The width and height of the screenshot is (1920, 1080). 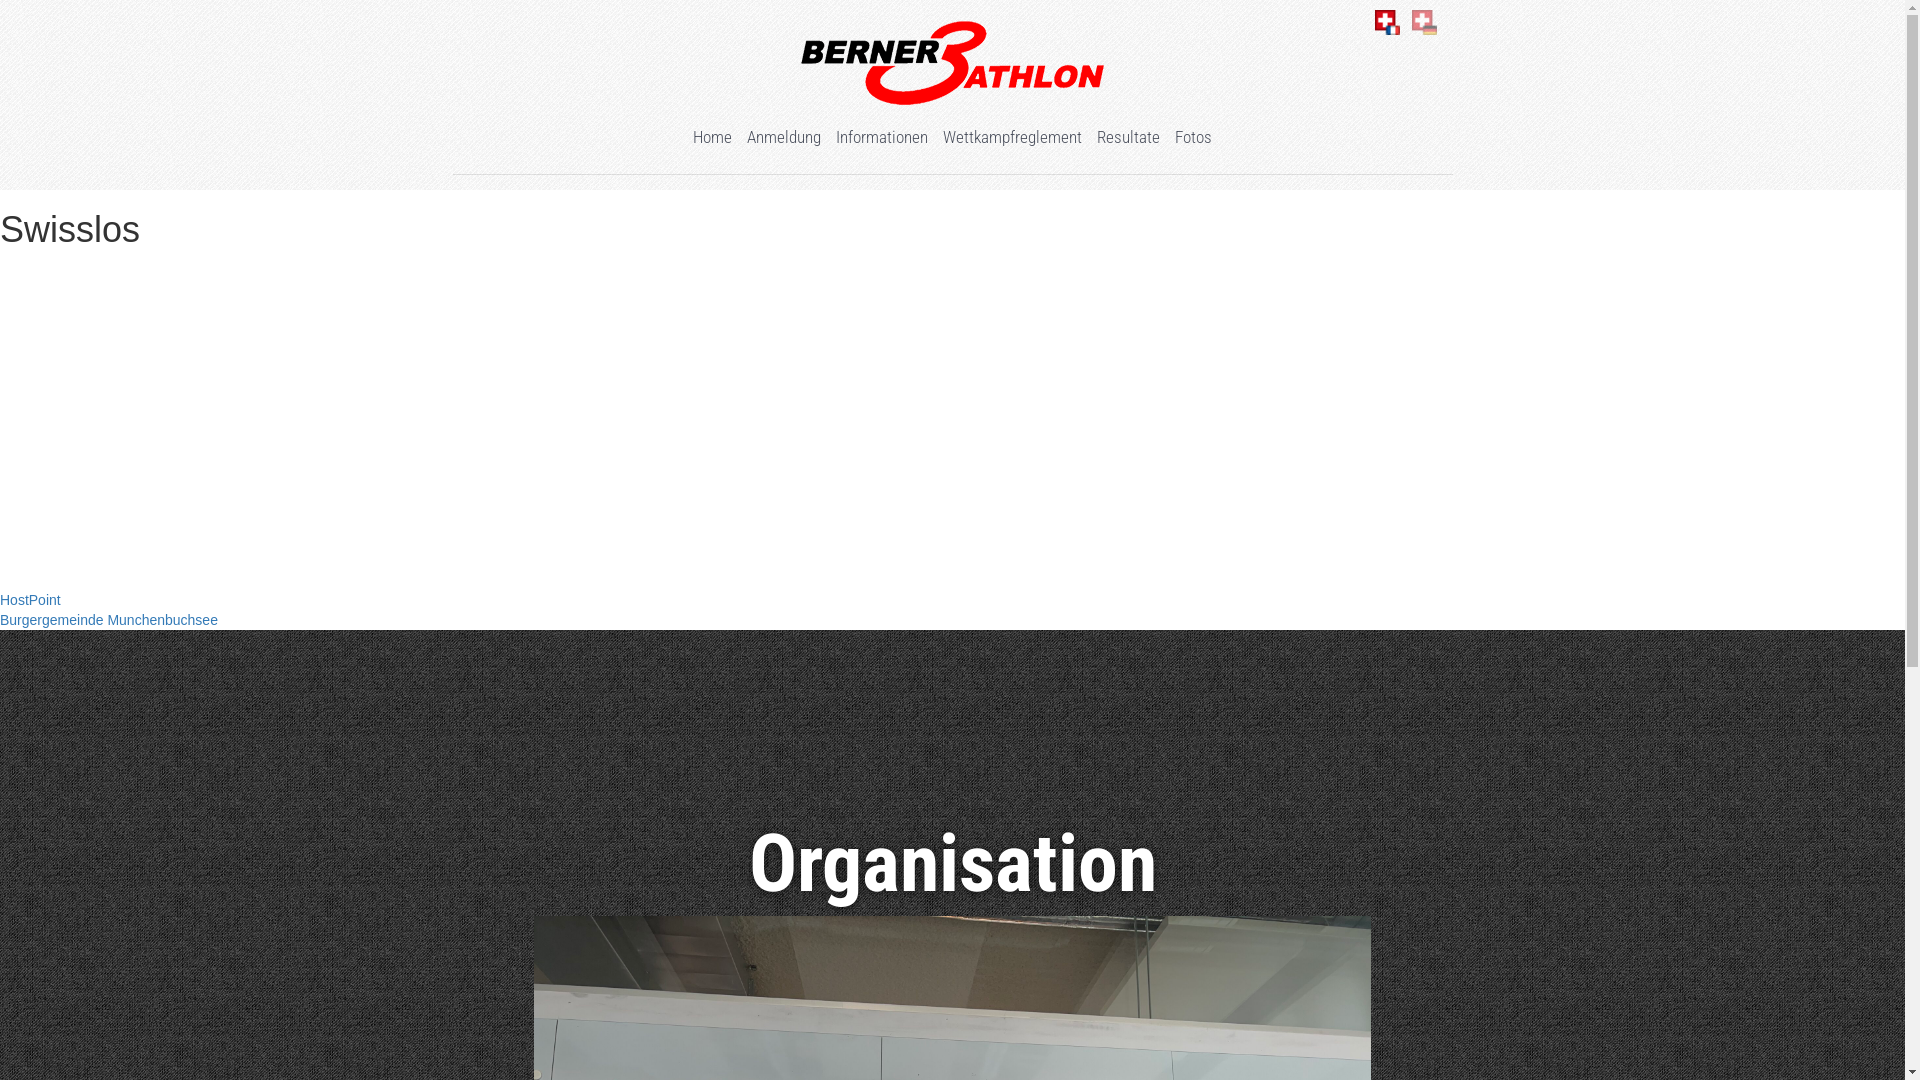 What do you see at coordinates (1128, 136) in the screenshot?
I see `'Resultate'` at bounding box center [1128, 136].